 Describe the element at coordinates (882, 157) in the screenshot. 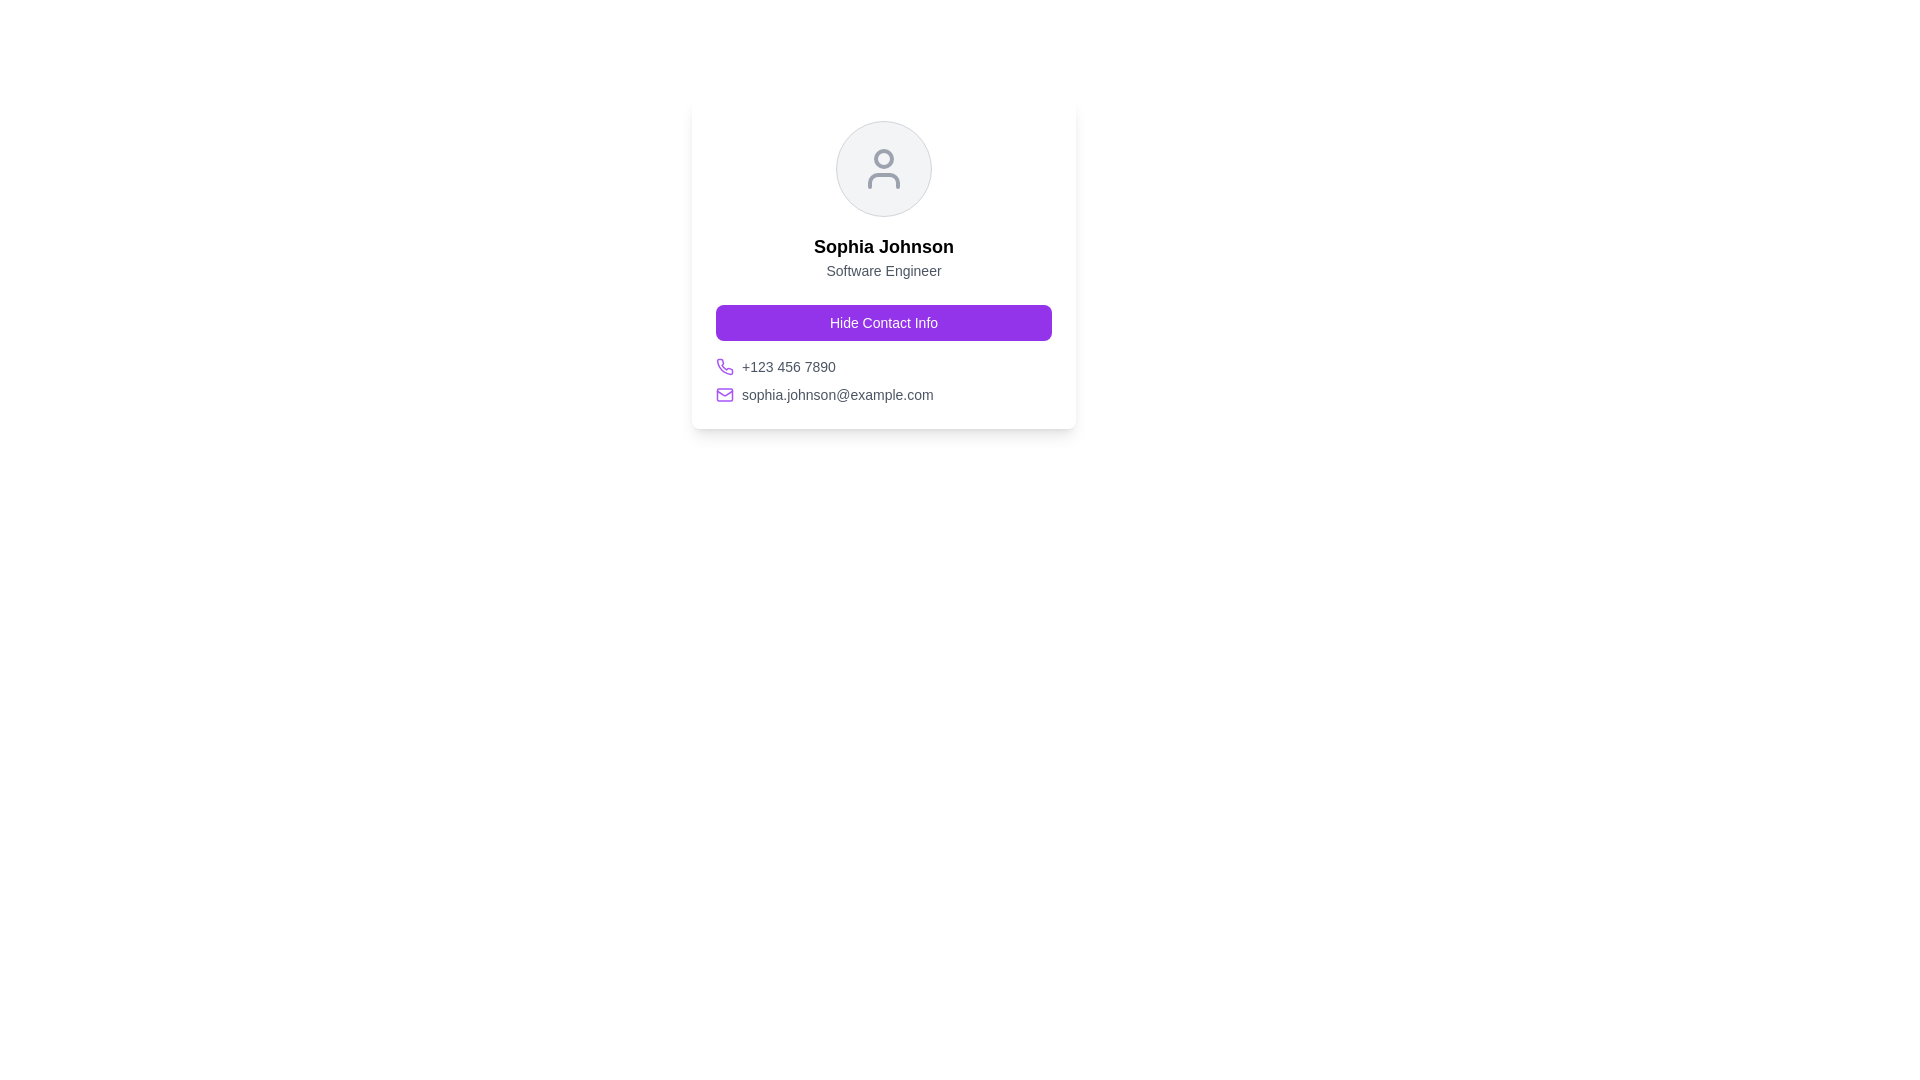

I see `the small circle located at the center-top of the larger user-profile icon` at that location.